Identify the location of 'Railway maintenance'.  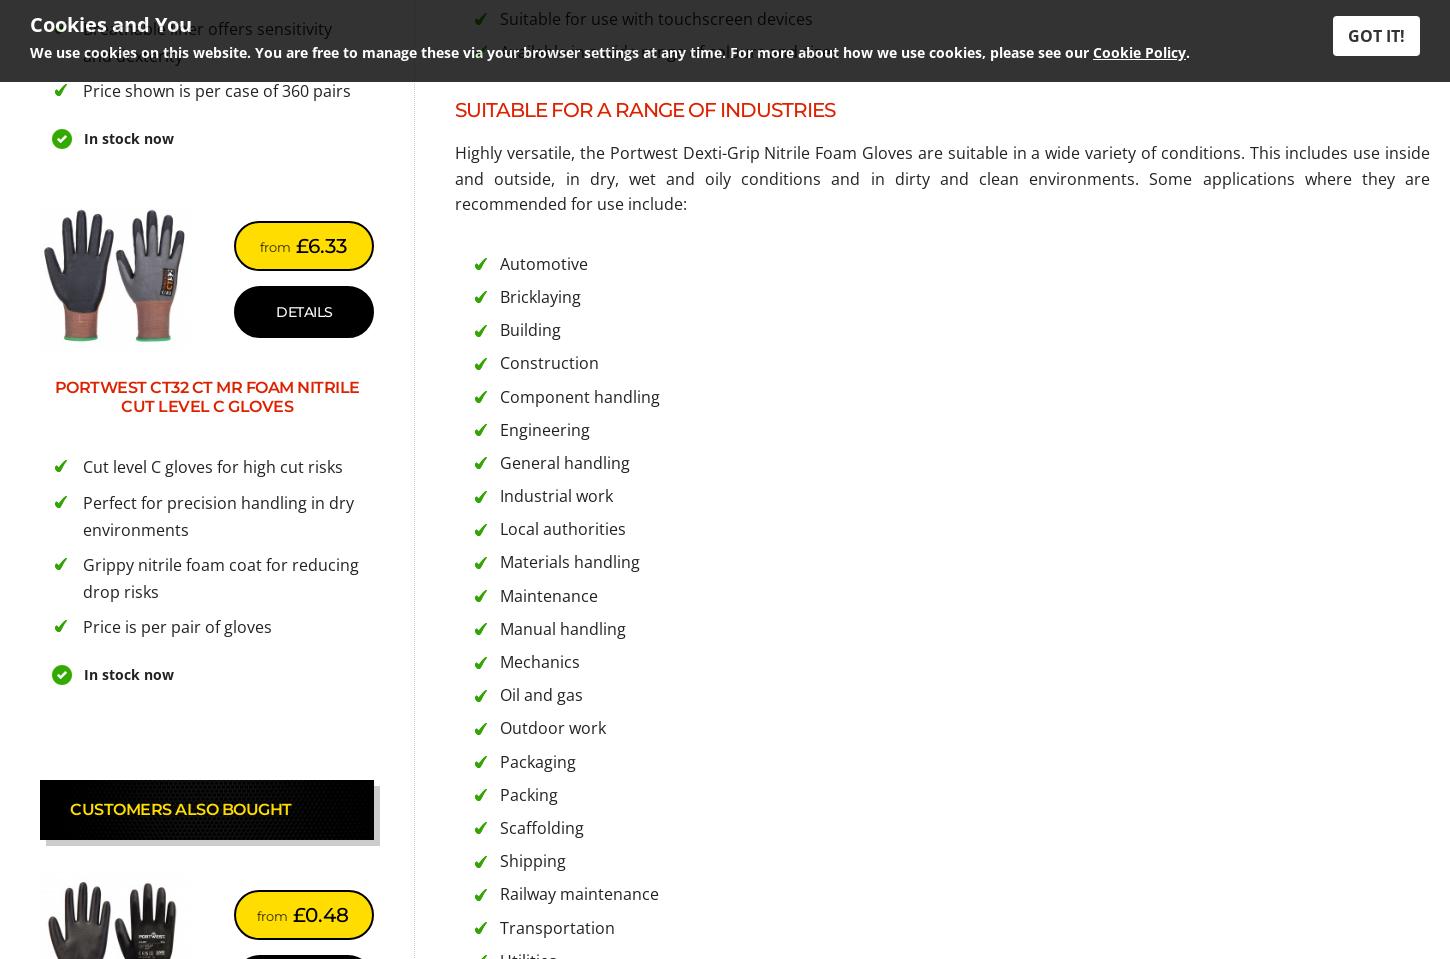
(579, 893).